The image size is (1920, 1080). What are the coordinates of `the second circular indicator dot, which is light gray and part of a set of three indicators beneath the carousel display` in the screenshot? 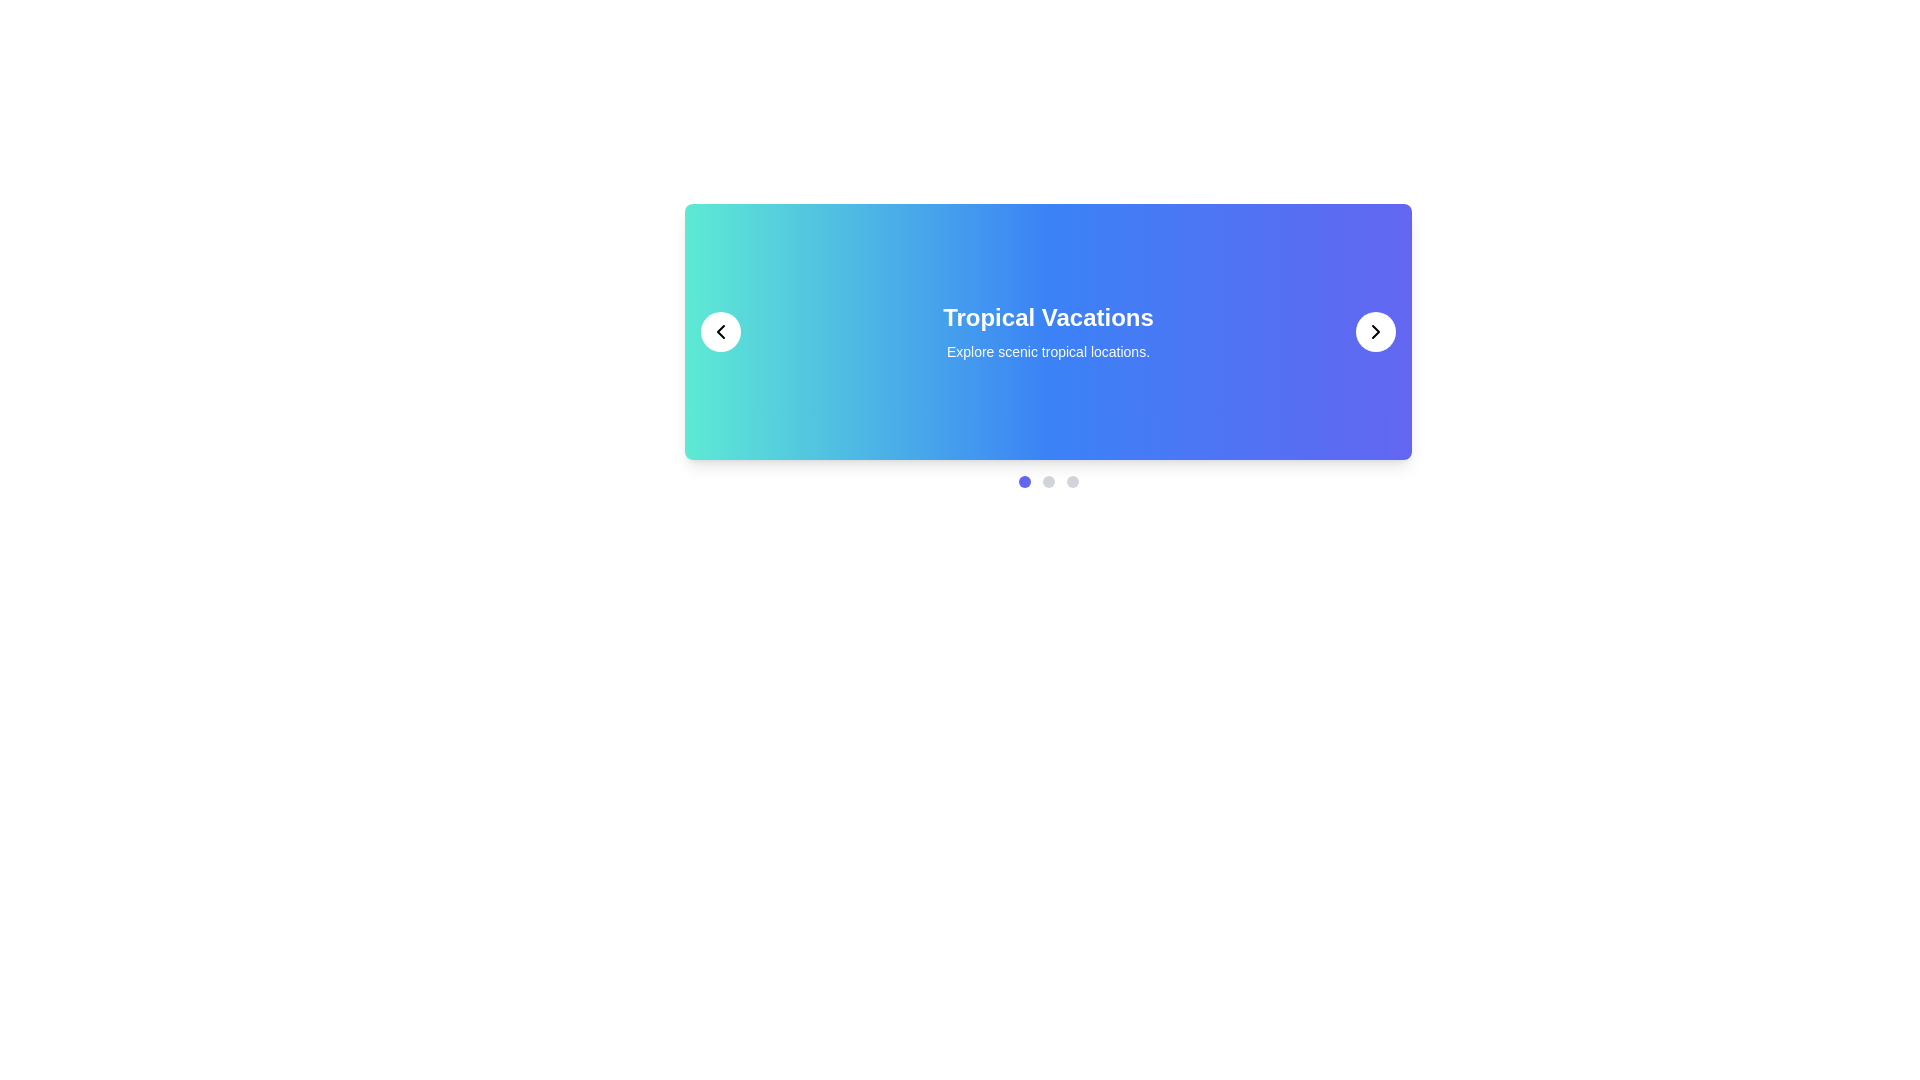 It's located at (1047, 482).